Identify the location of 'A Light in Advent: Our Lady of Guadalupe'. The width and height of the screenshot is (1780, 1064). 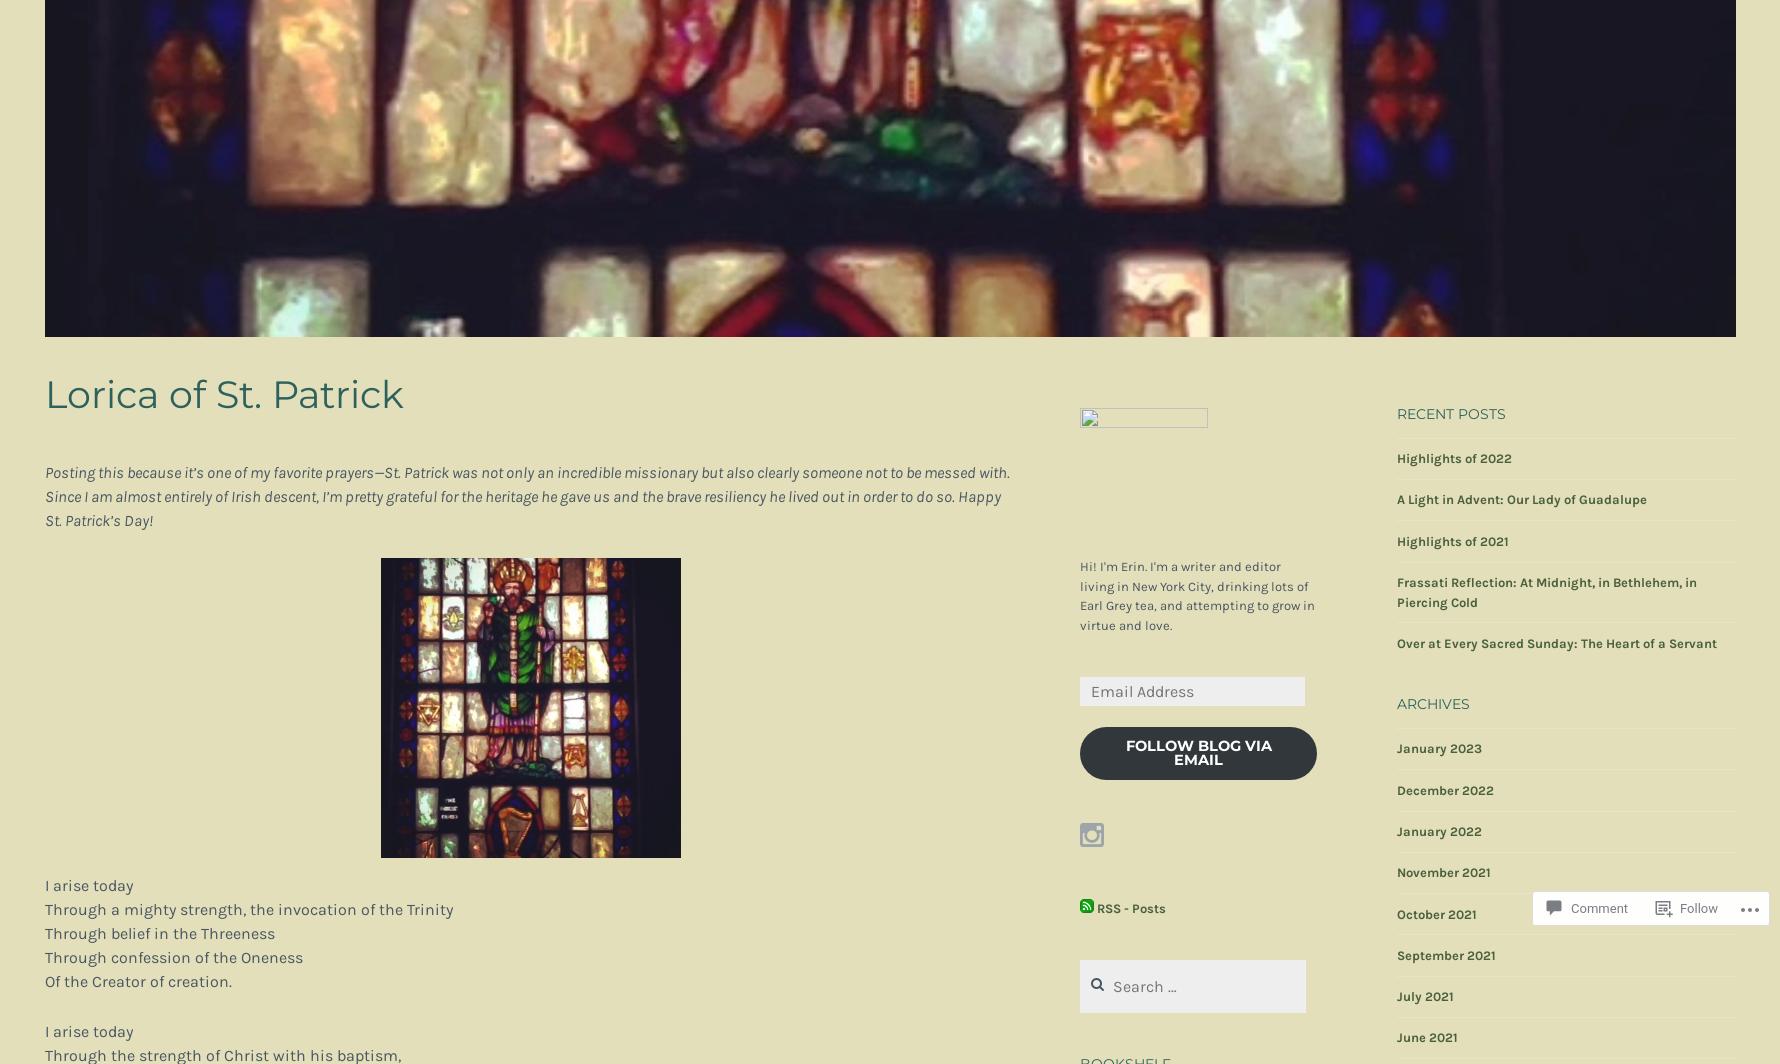
(1522, 499).